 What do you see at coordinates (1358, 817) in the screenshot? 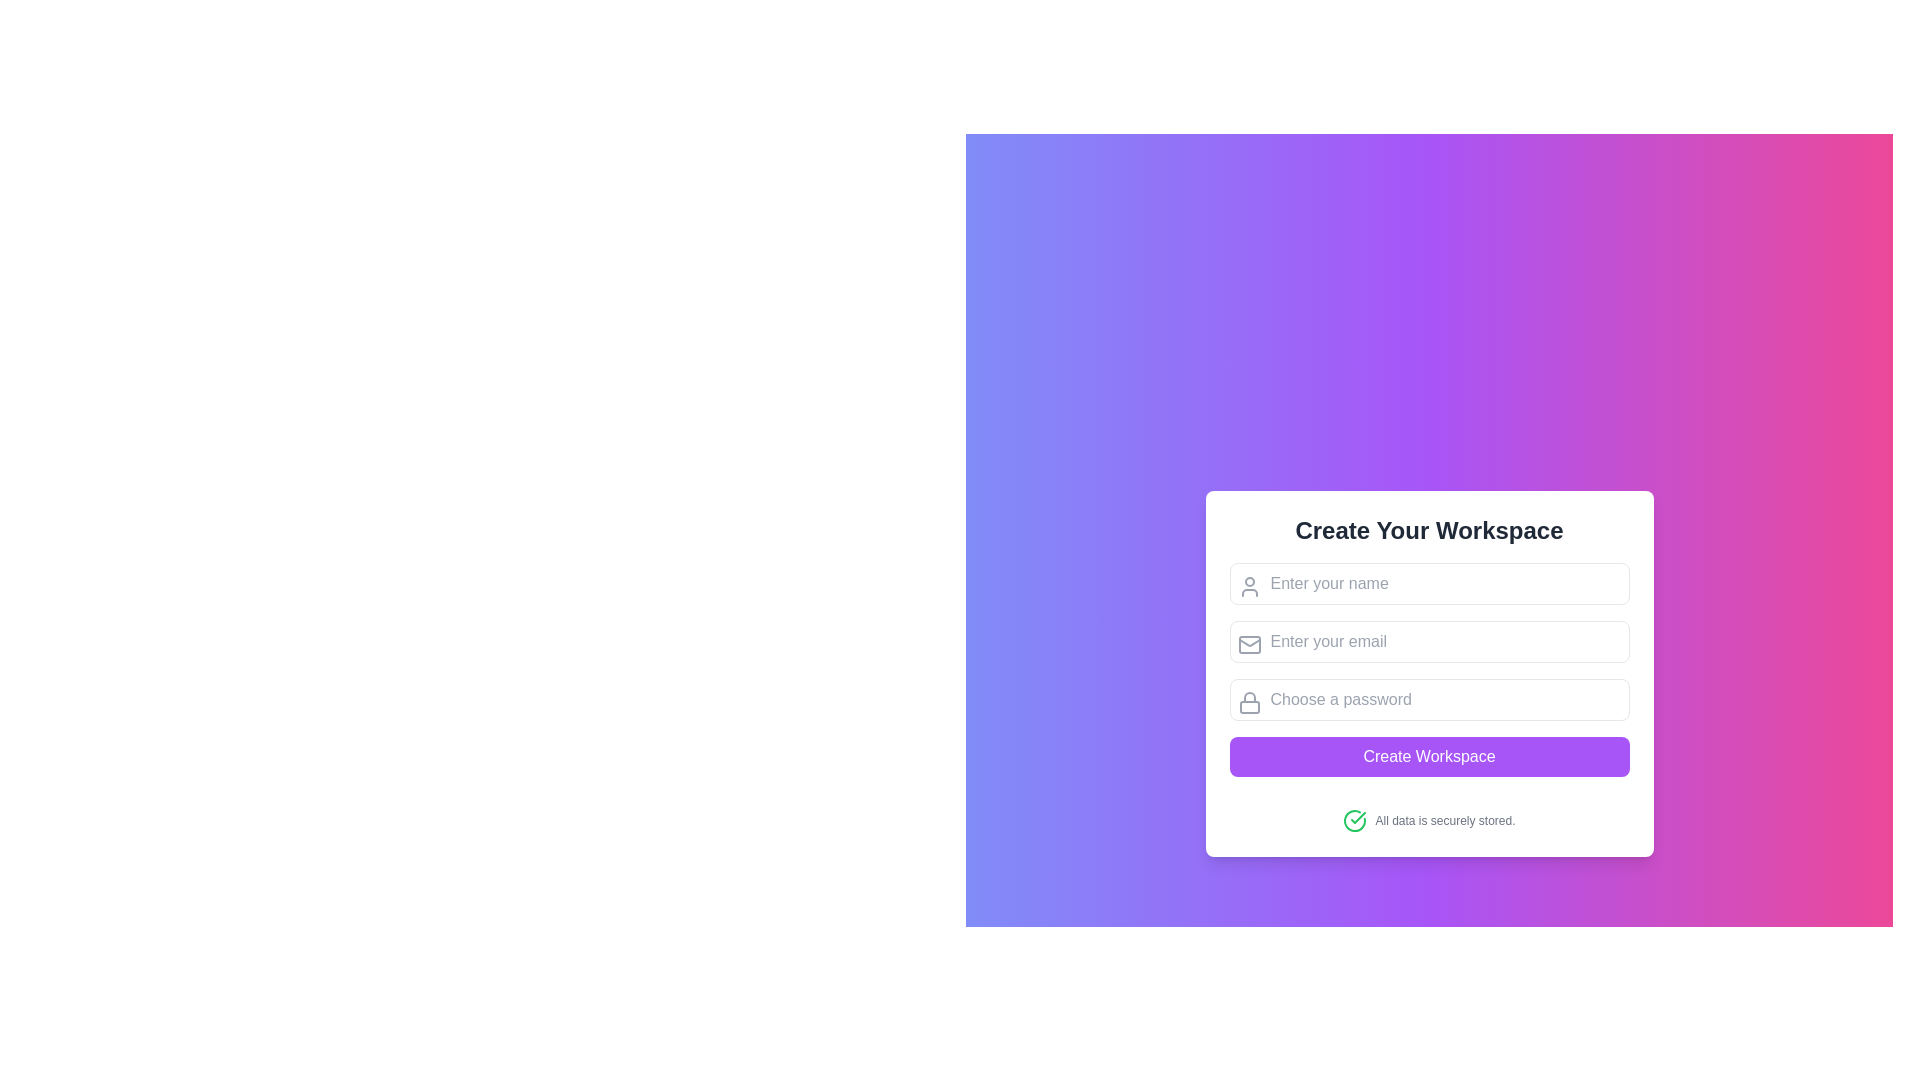
I see `the checkmark icon that symbolizes a successful action, which is positioned inside a larger green-themed circle icon at the bottom of the form component` at bounding box center [1358, 817].